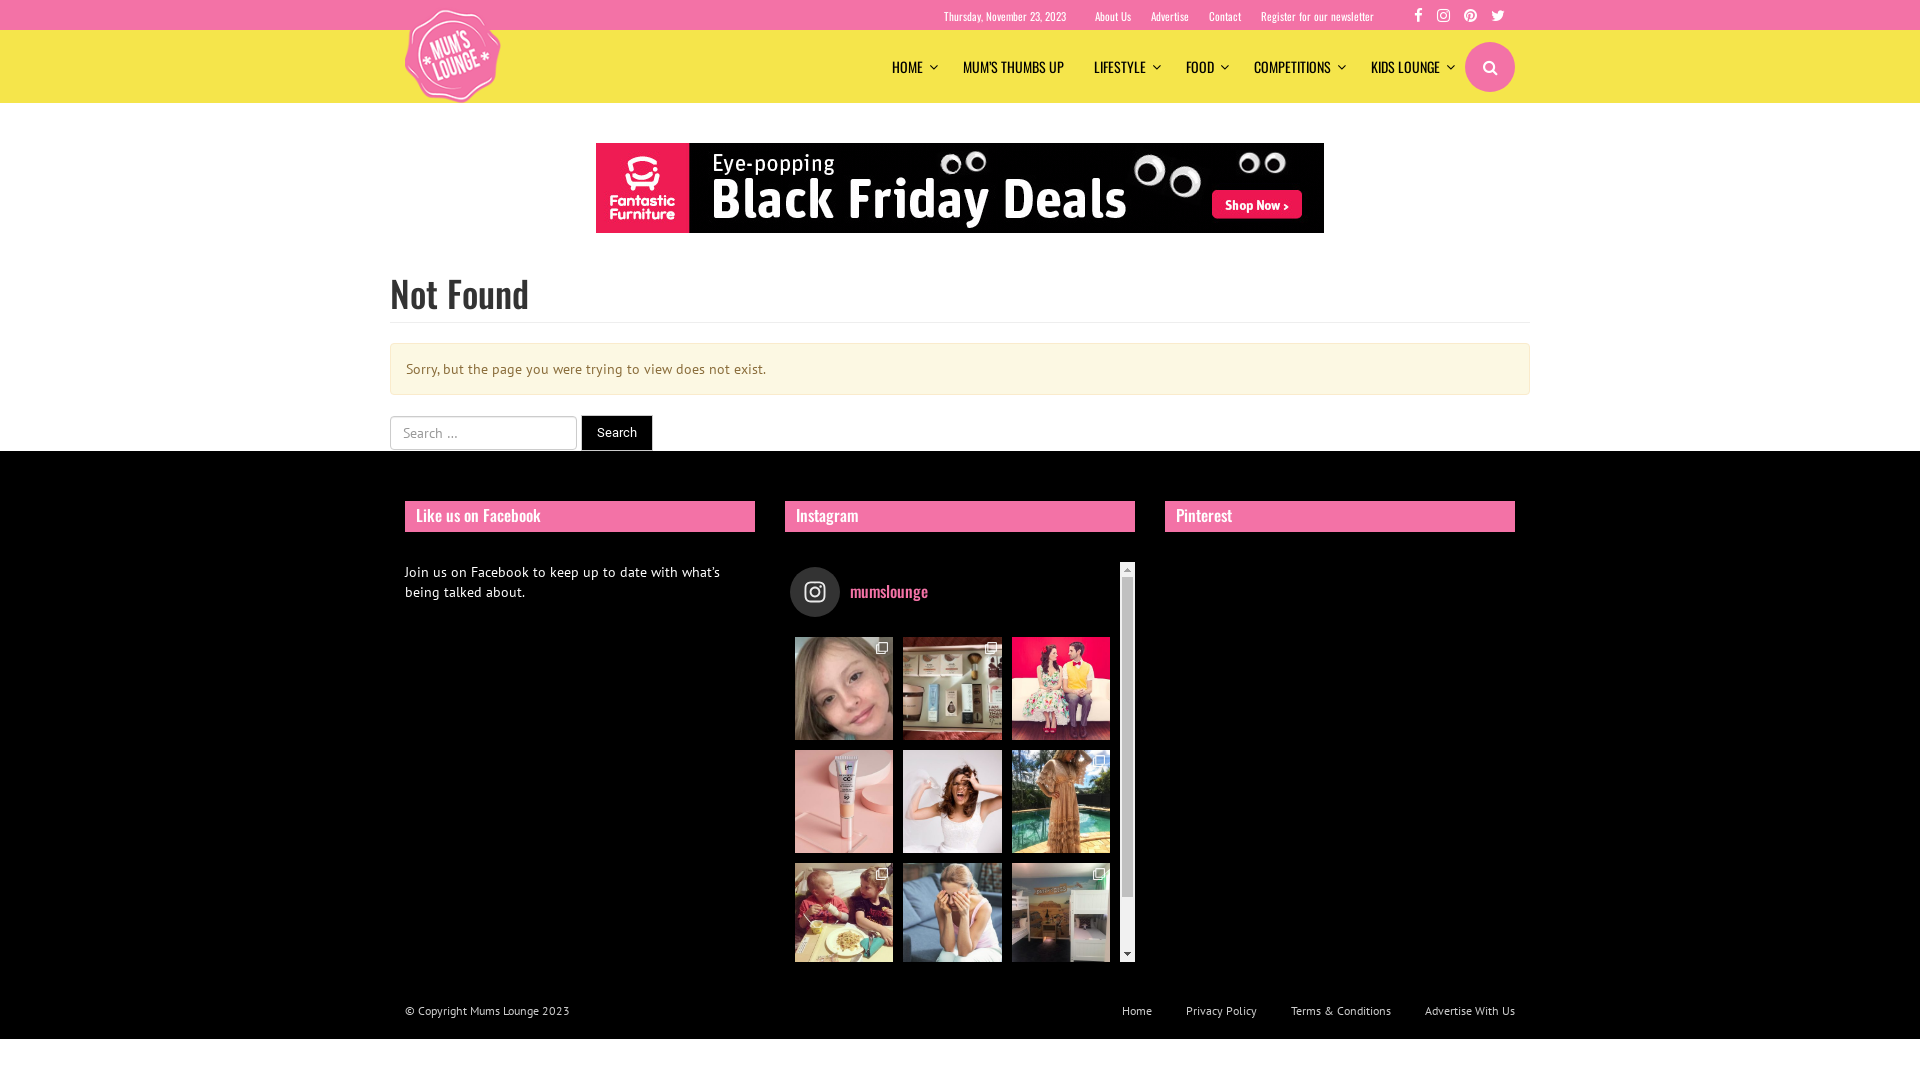  Describe the element at coordinates (1124, 65) in the screenshot. I see `'LIFESTYLE'` at that location.